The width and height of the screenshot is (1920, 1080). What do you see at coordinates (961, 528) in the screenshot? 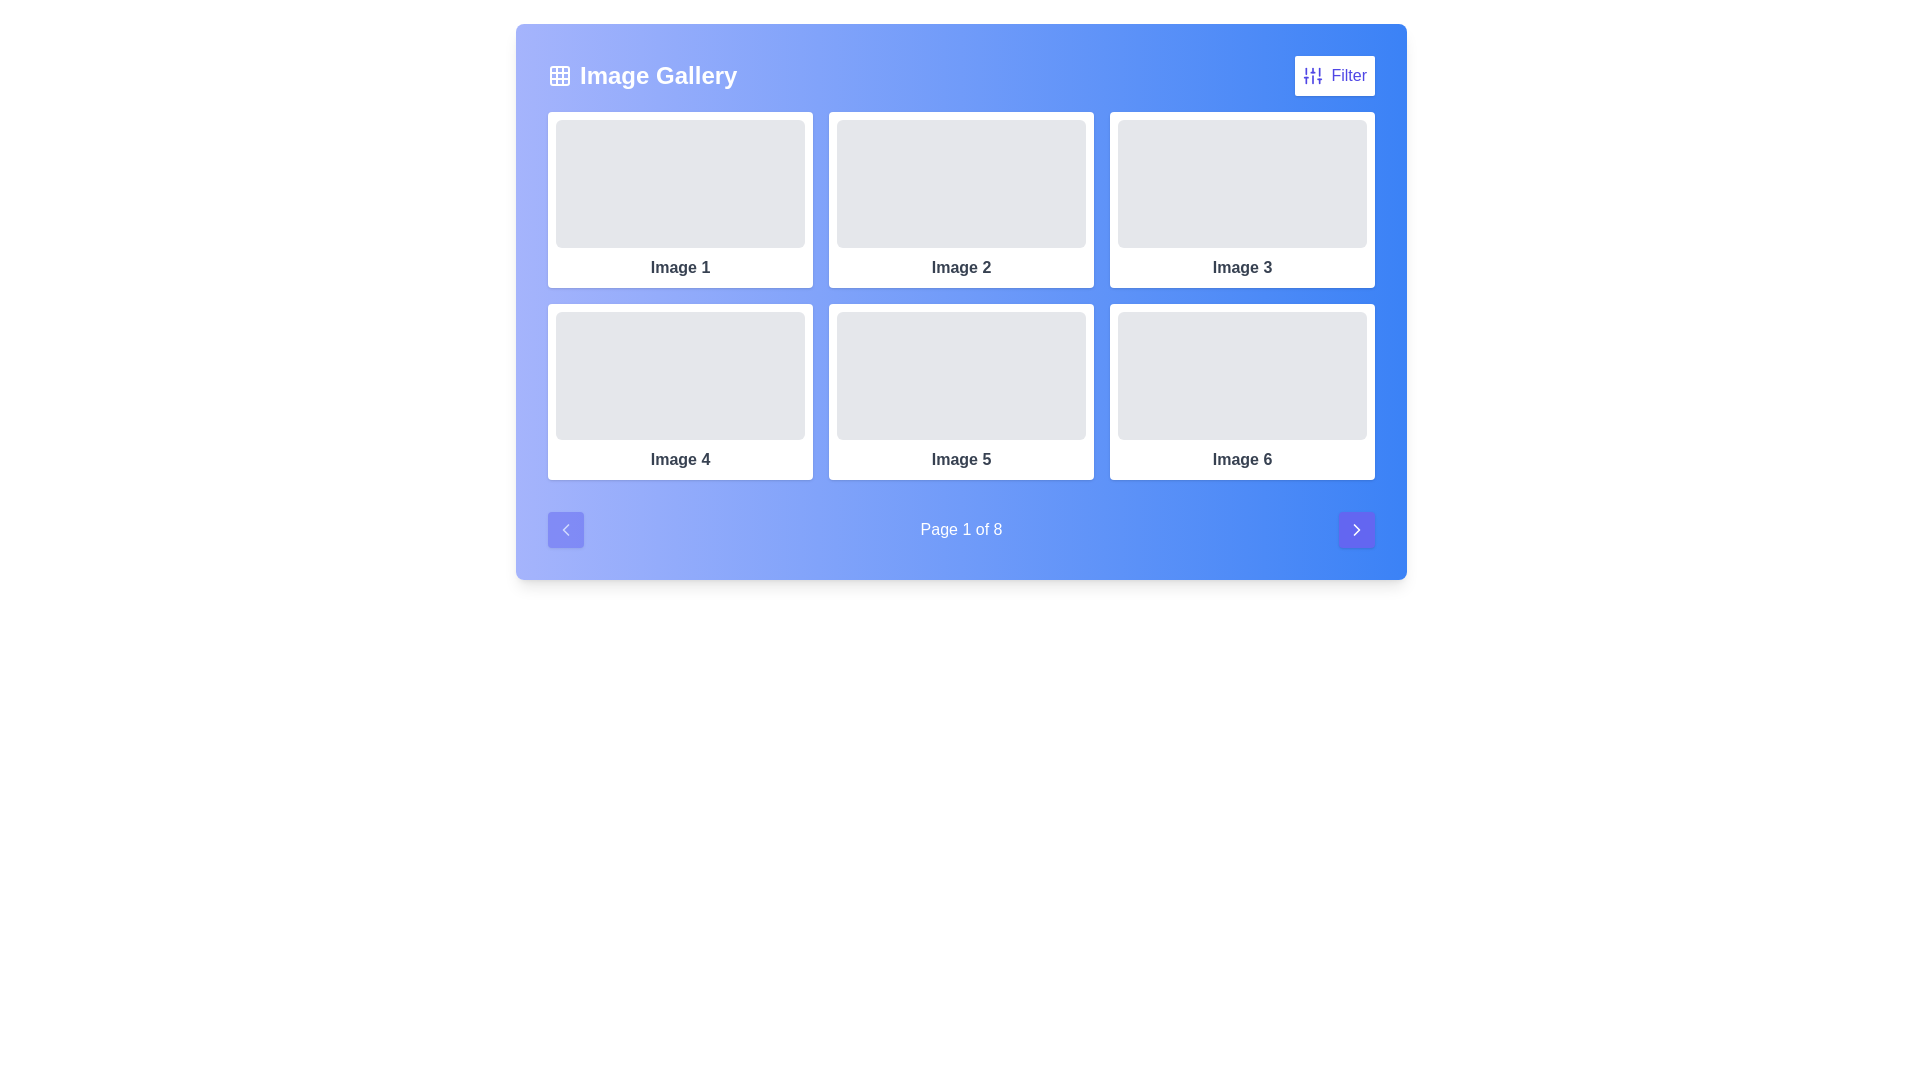
I see `the text label that reads 'Page 1 of 8', rendered in white color against a gradient blue background, located at the bottom-center of the main content area` at bounding box center [961, 528].